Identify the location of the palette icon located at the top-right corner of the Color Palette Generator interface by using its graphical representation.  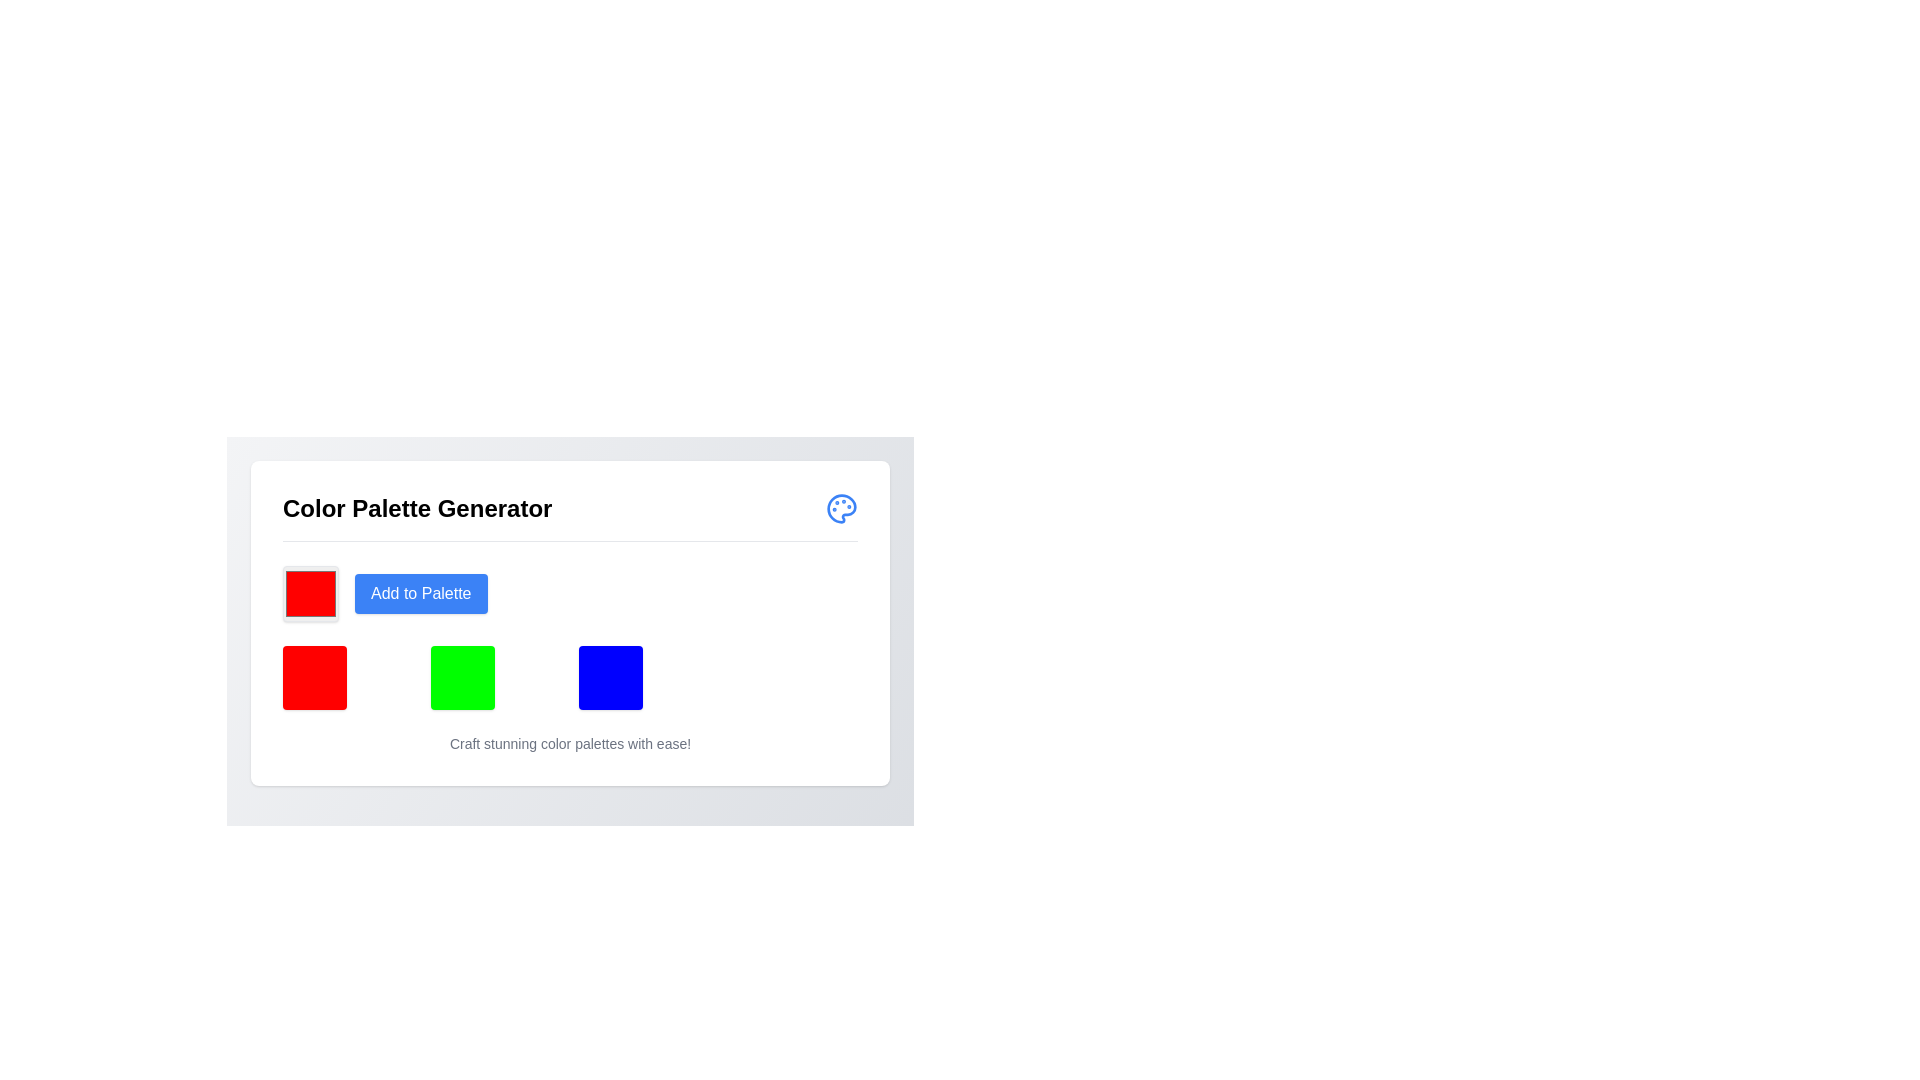
(840, 507).